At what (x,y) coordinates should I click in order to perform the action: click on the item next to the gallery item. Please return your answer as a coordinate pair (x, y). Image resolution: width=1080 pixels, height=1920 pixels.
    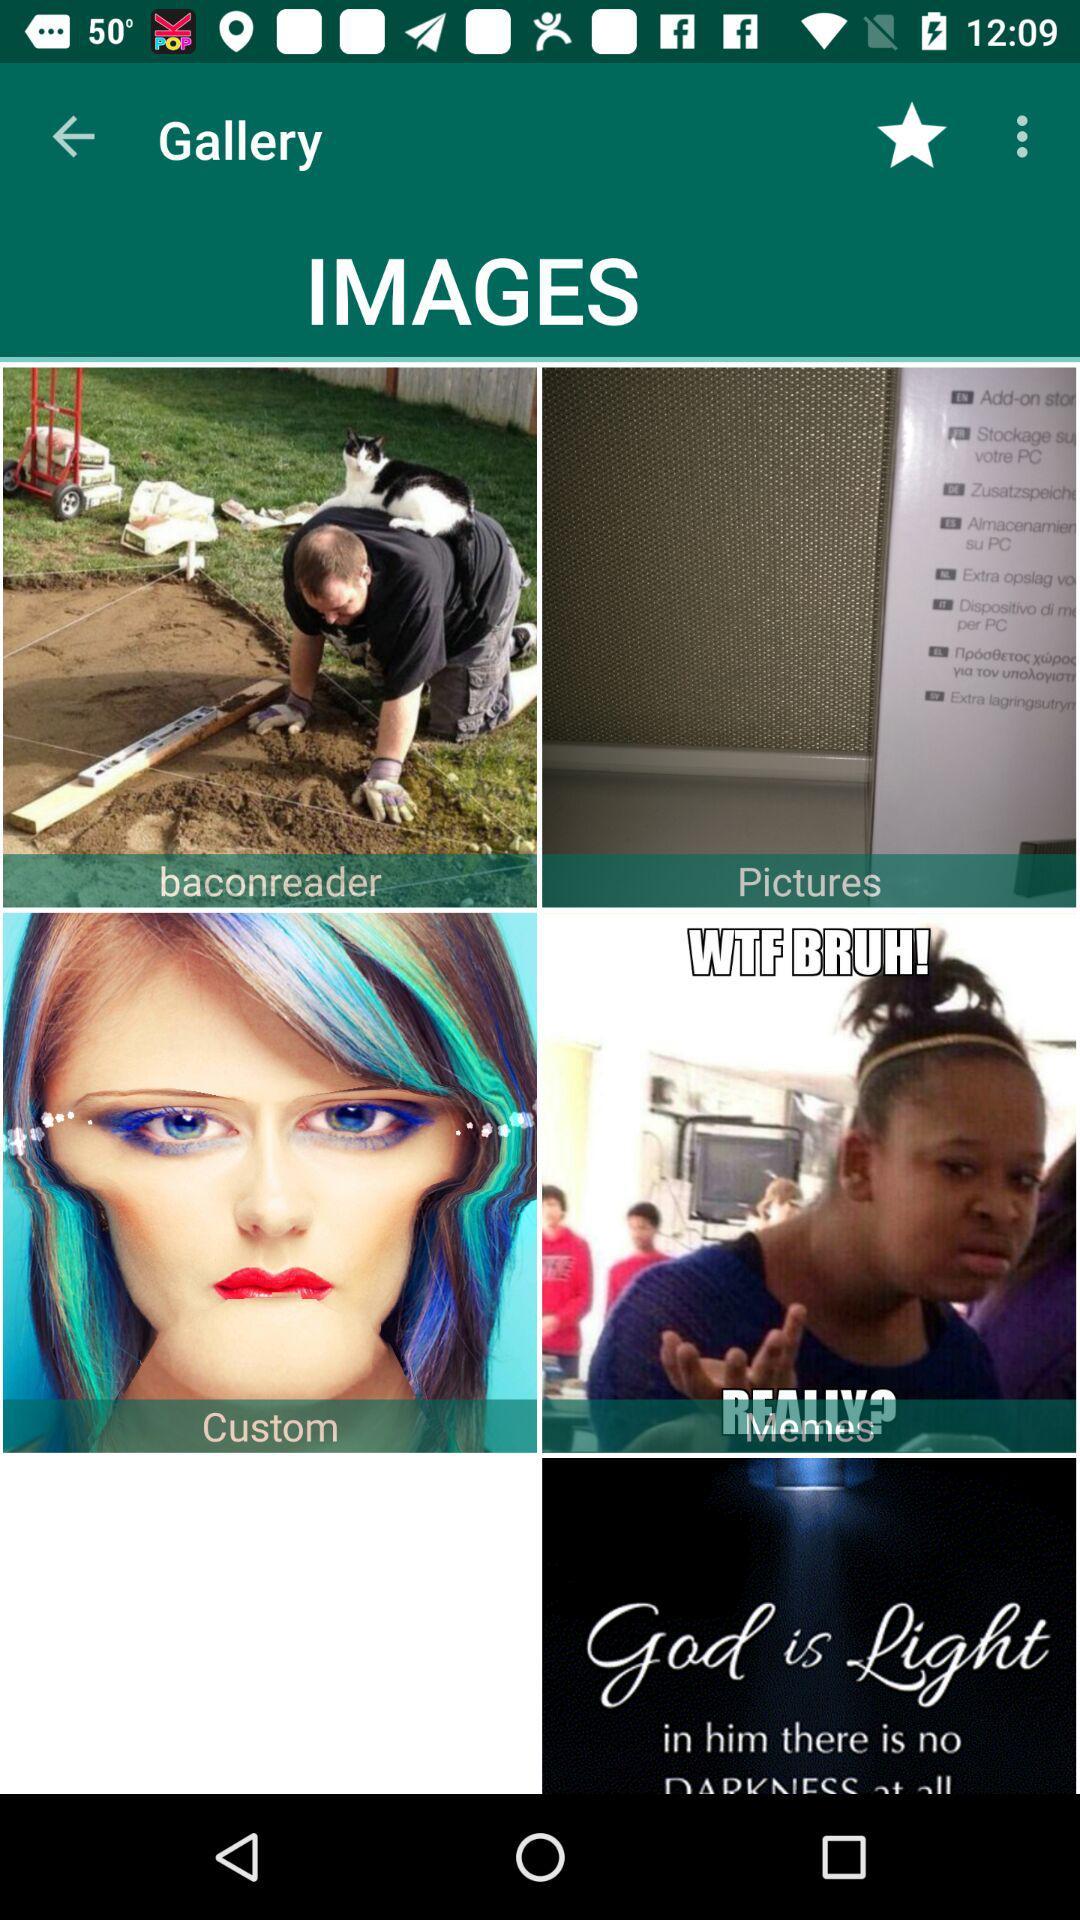
    Looking at the image, I should click on (72, 135).